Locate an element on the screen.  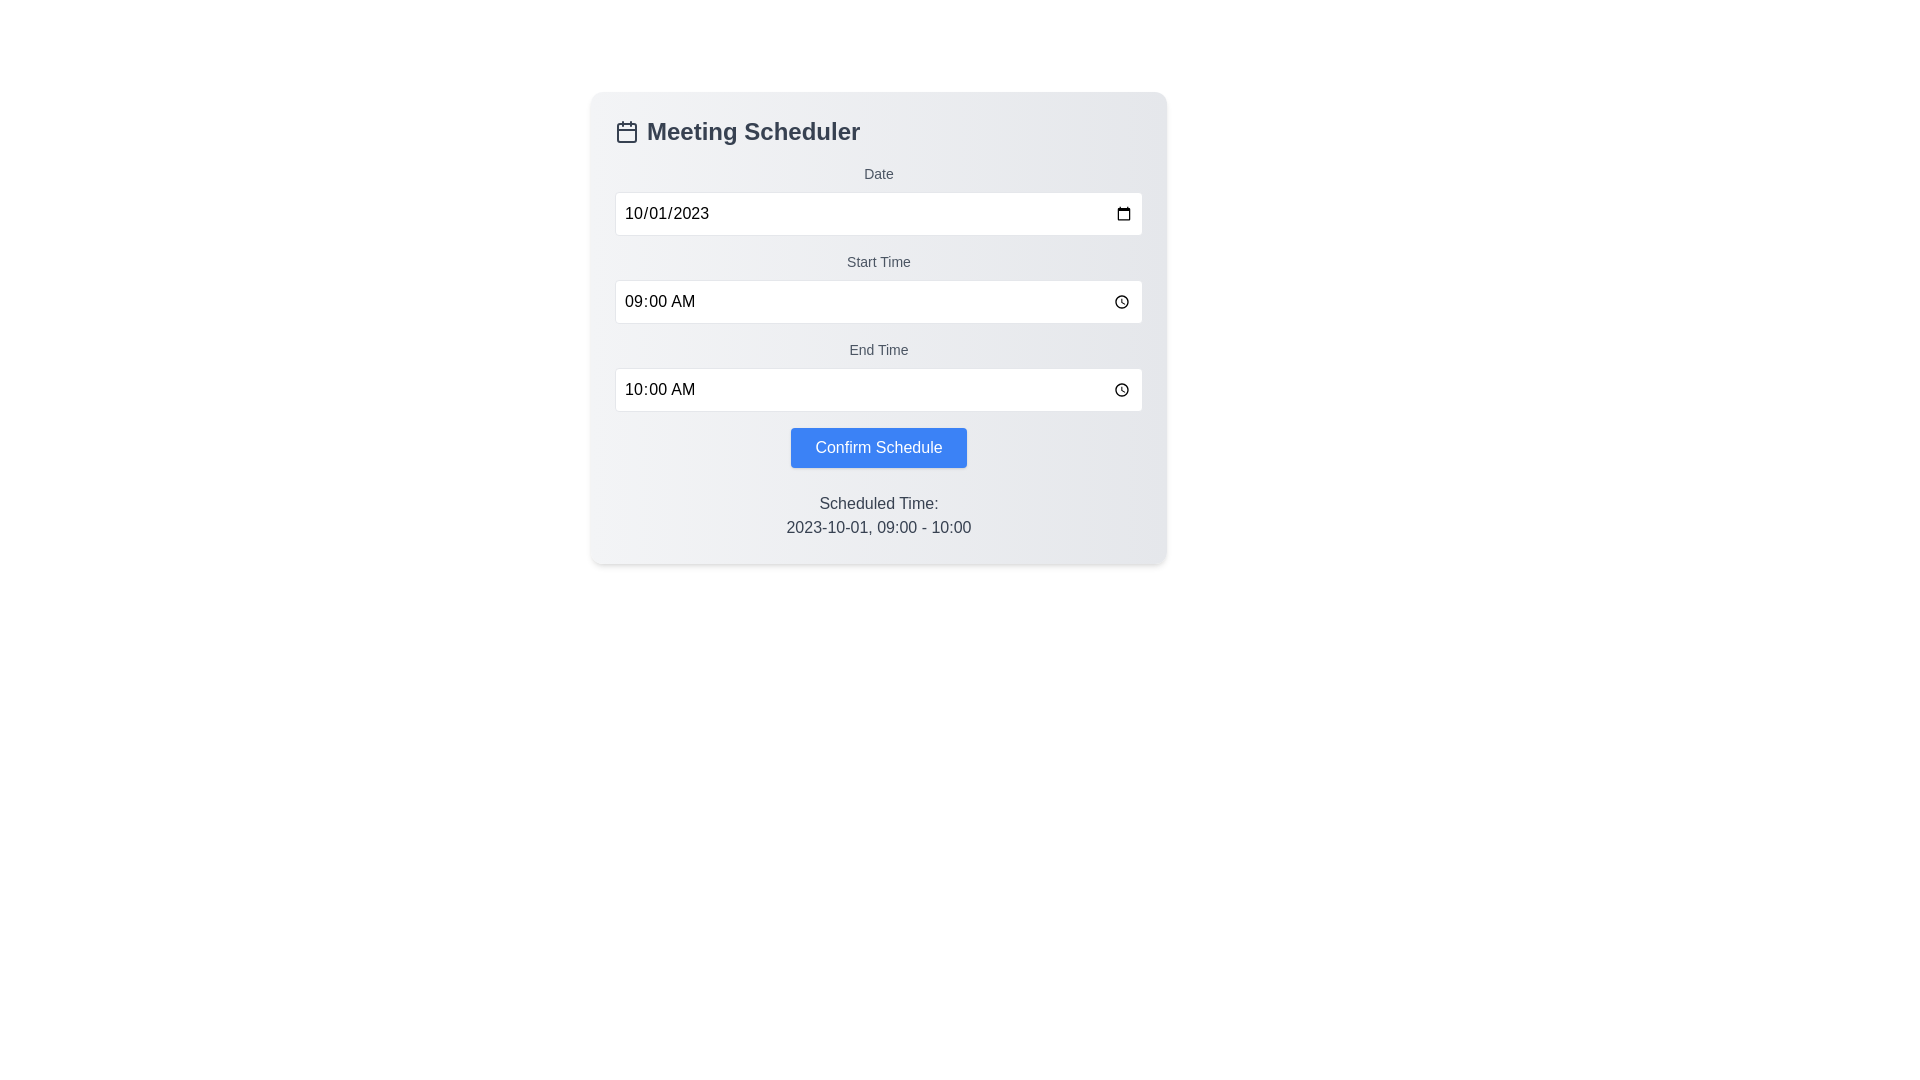
the 'End Time' label, which is a small grayish text label located below the 'Start Time' label and above the time input field is located at coordinates (878, 349).